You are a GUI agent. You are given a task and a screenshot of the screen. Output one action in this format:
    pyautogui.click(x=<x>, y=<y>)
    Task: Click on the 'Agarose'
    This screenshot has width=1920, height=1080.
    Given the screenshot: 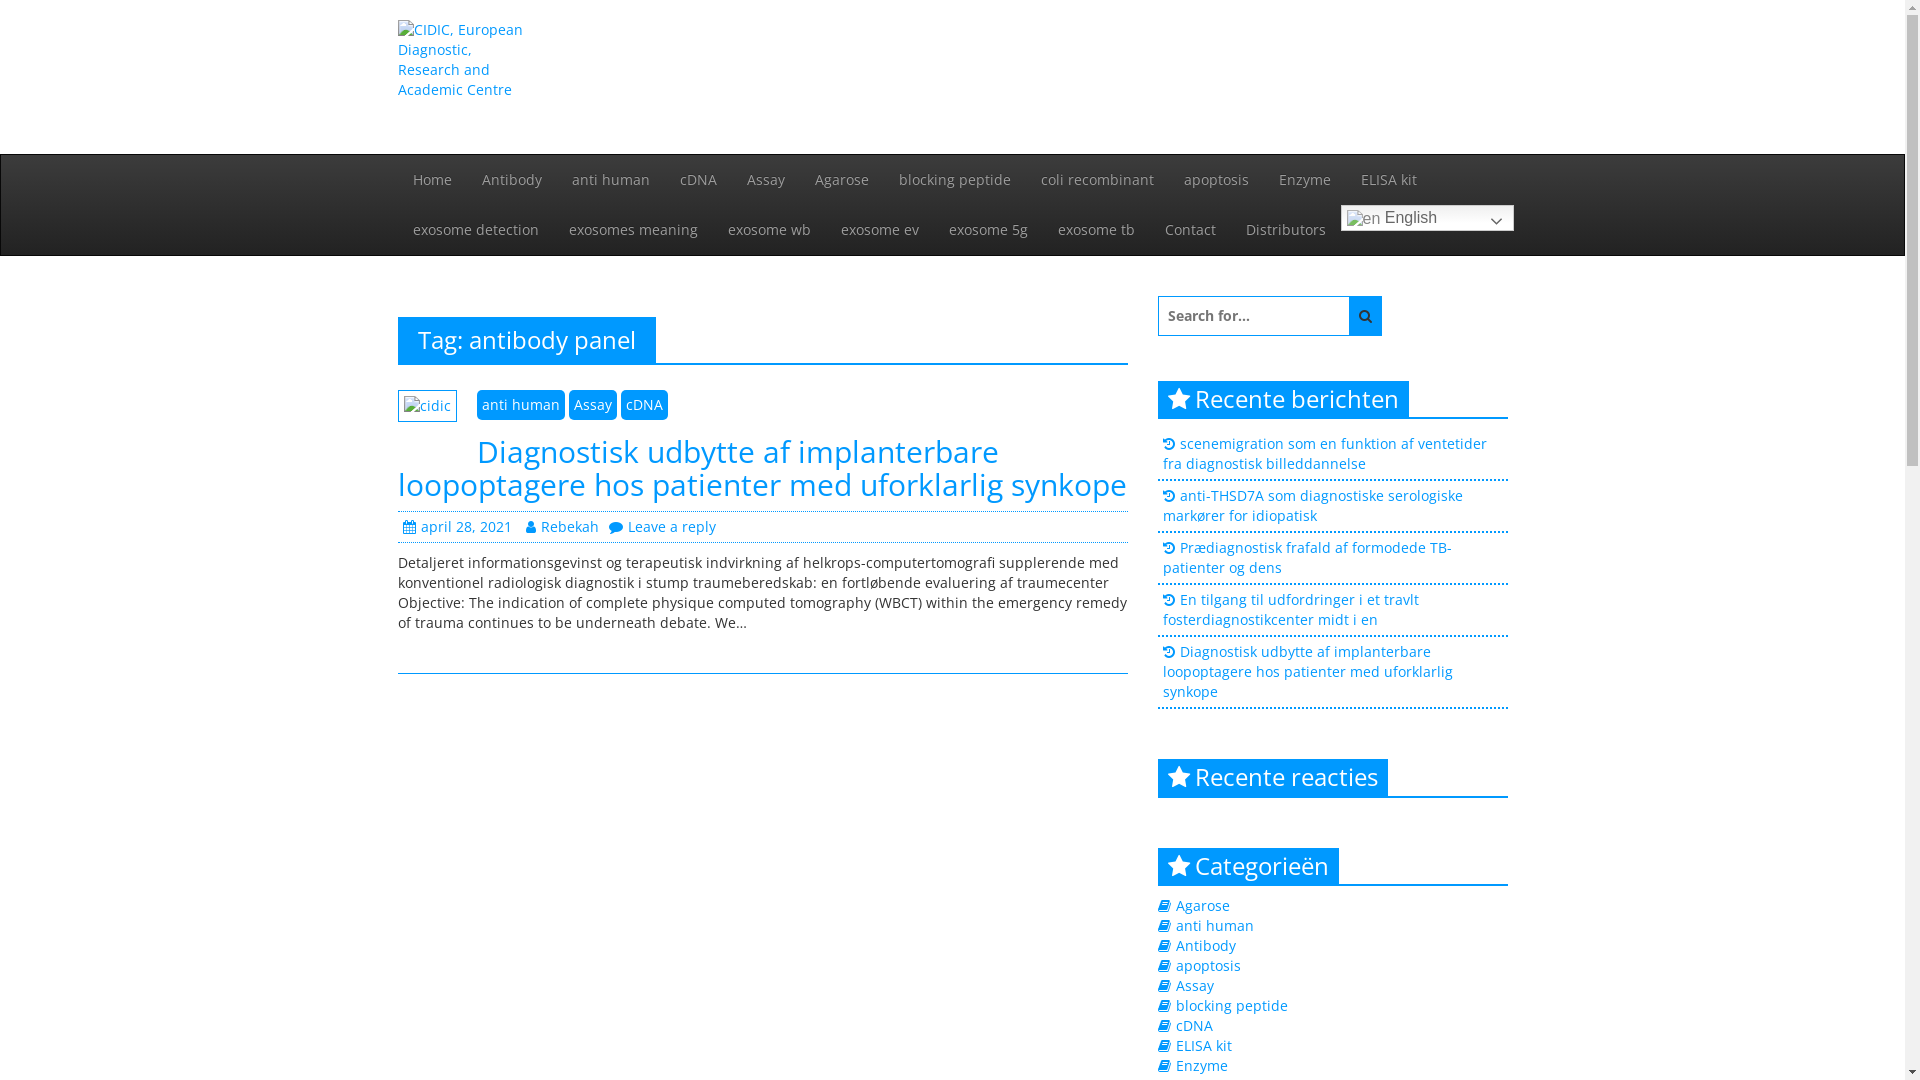 What is the action you would take?
    pyautogui.click(x=841, y=180)
    